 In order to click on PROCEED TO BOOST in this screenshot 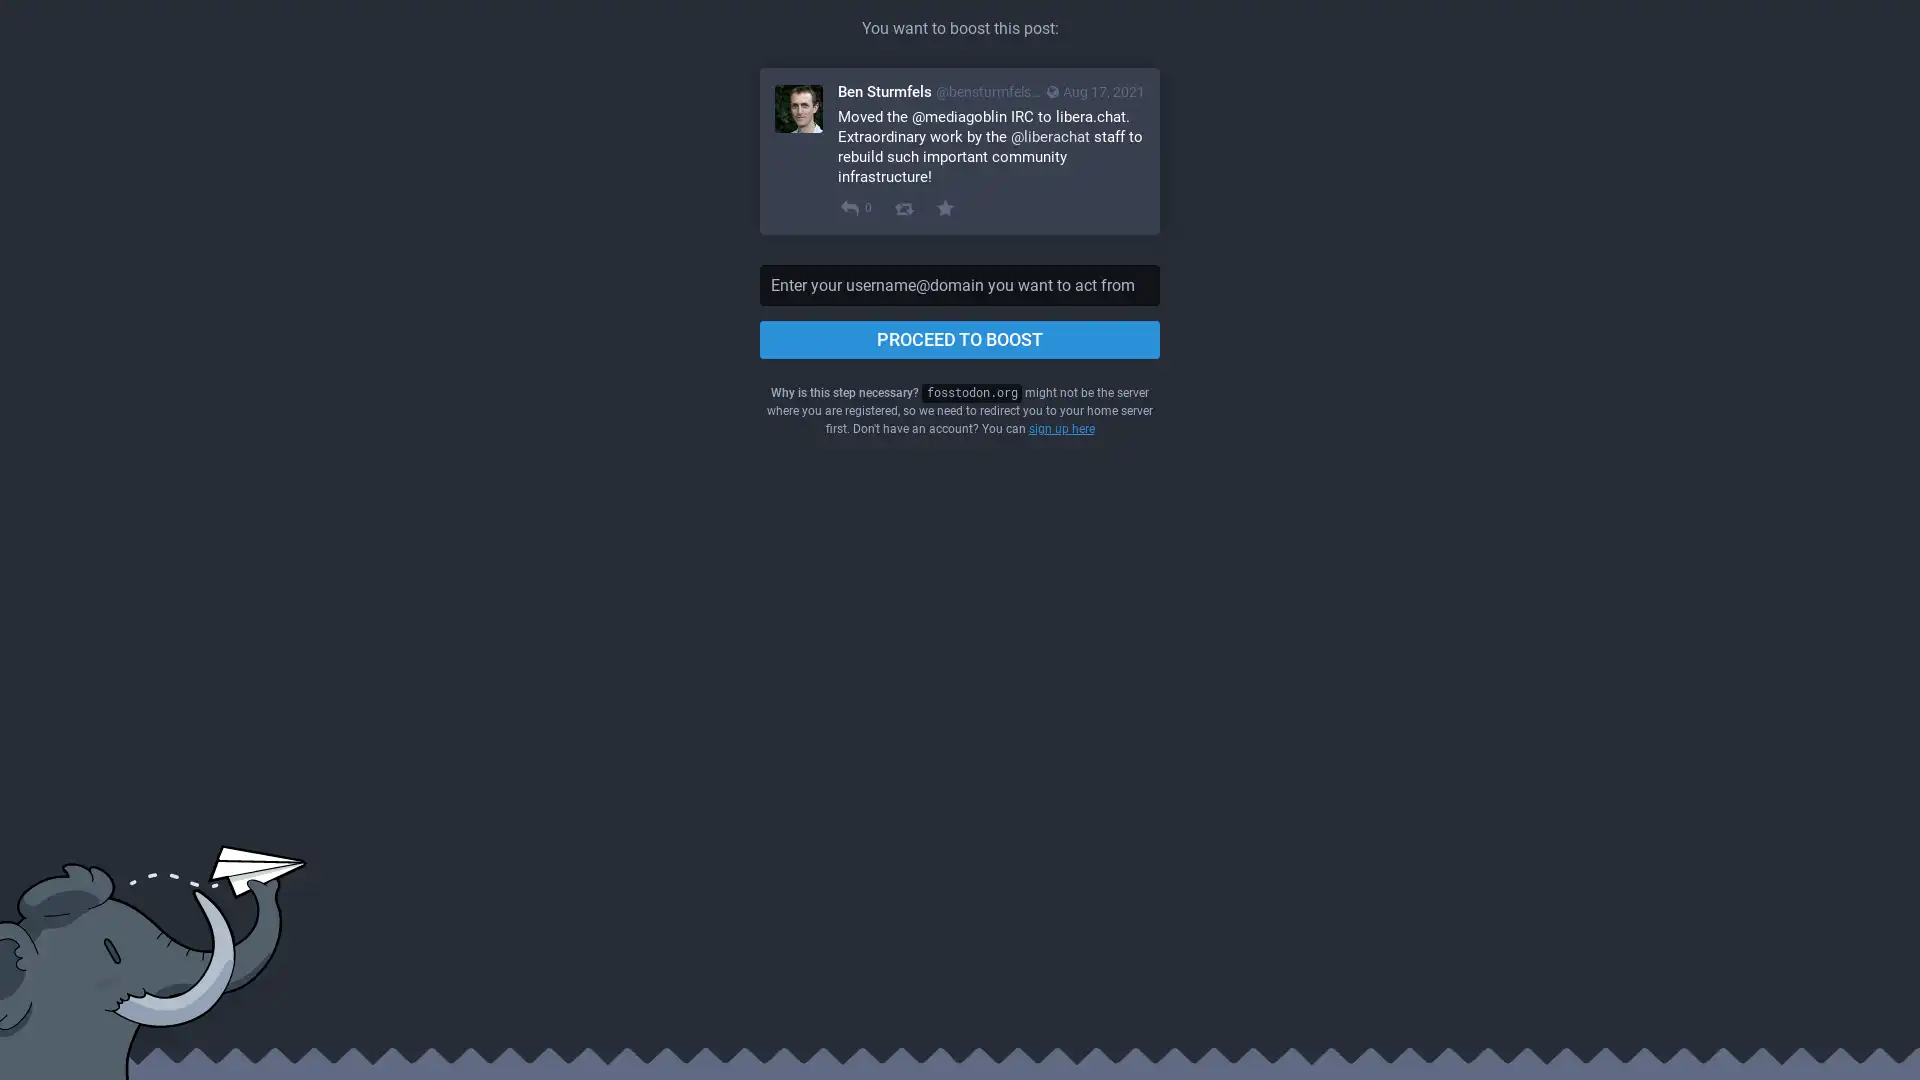, I will do `click(960, 338)`.